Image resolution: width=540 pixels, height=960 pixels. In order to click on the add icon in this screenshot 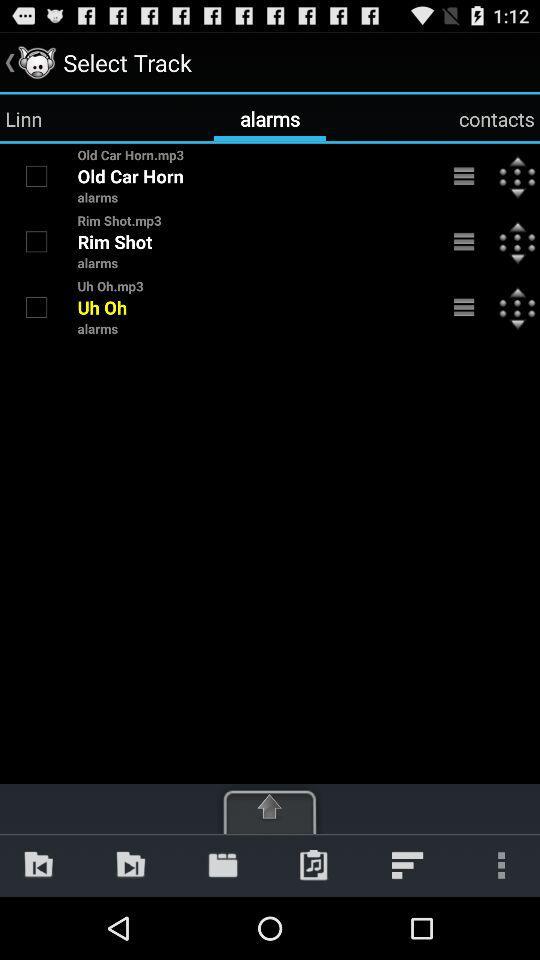, I will do `click(270, 863)`.